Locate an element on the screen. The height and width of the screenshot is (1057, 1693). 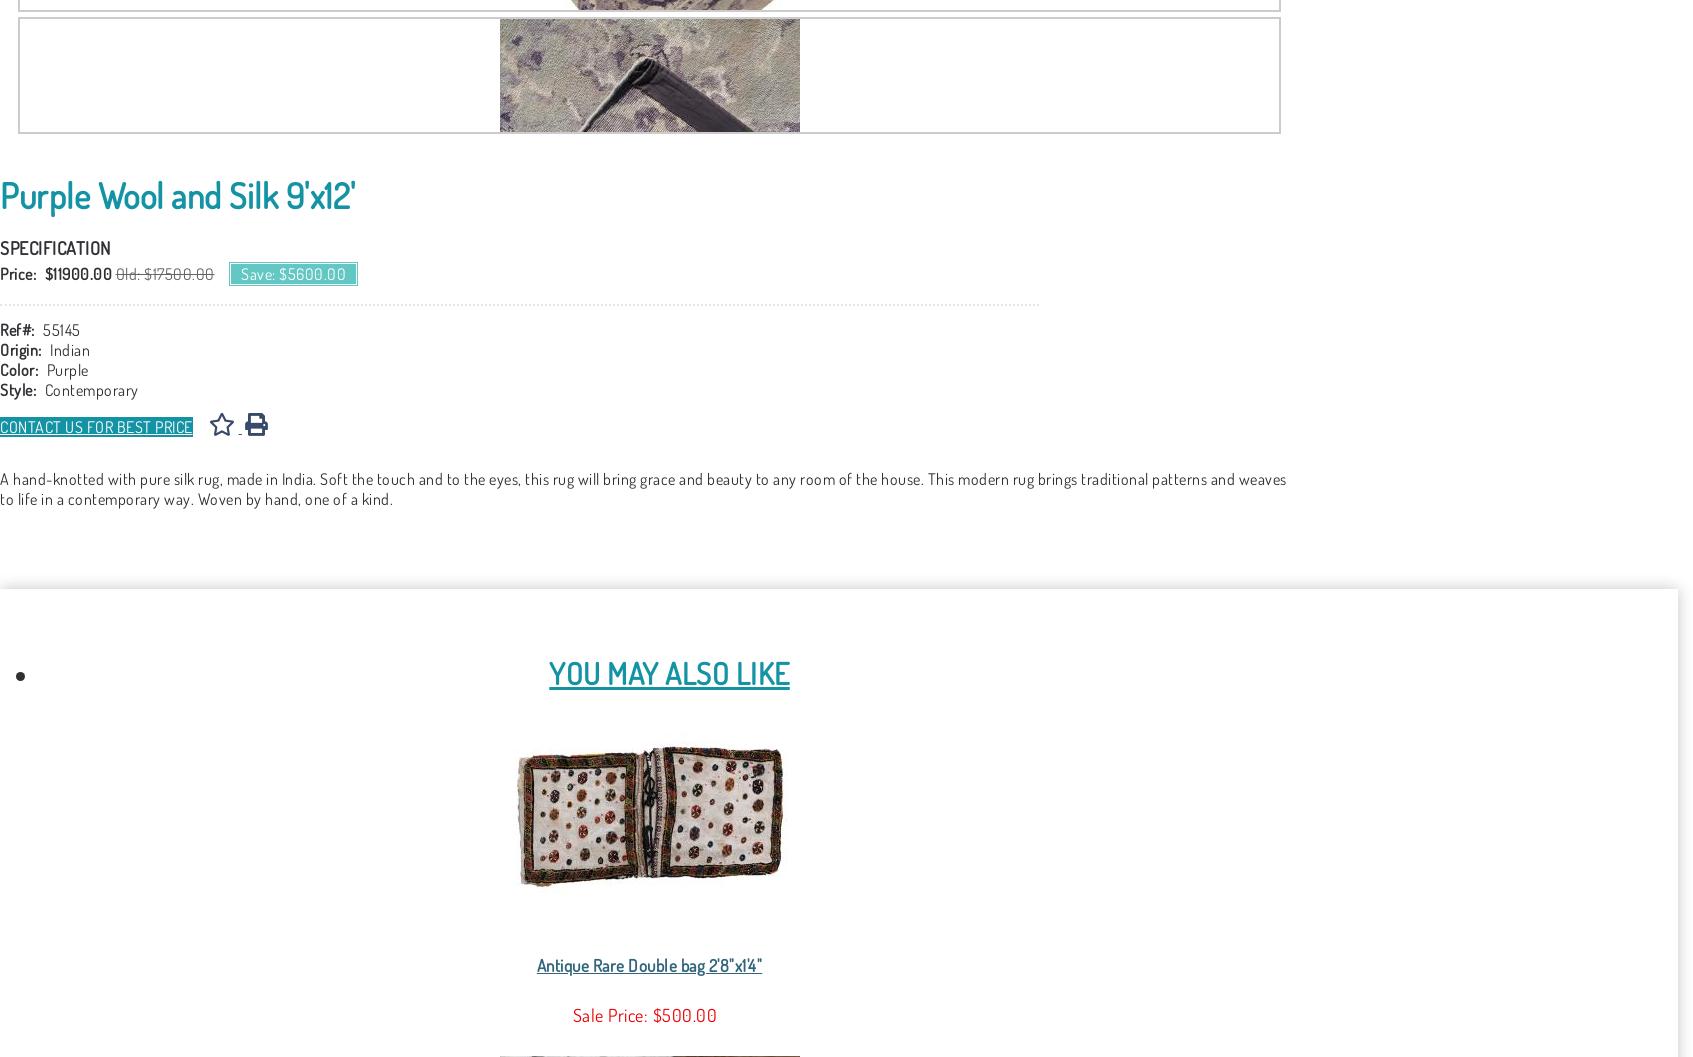
'55145' is located at coordinates (60, 329).